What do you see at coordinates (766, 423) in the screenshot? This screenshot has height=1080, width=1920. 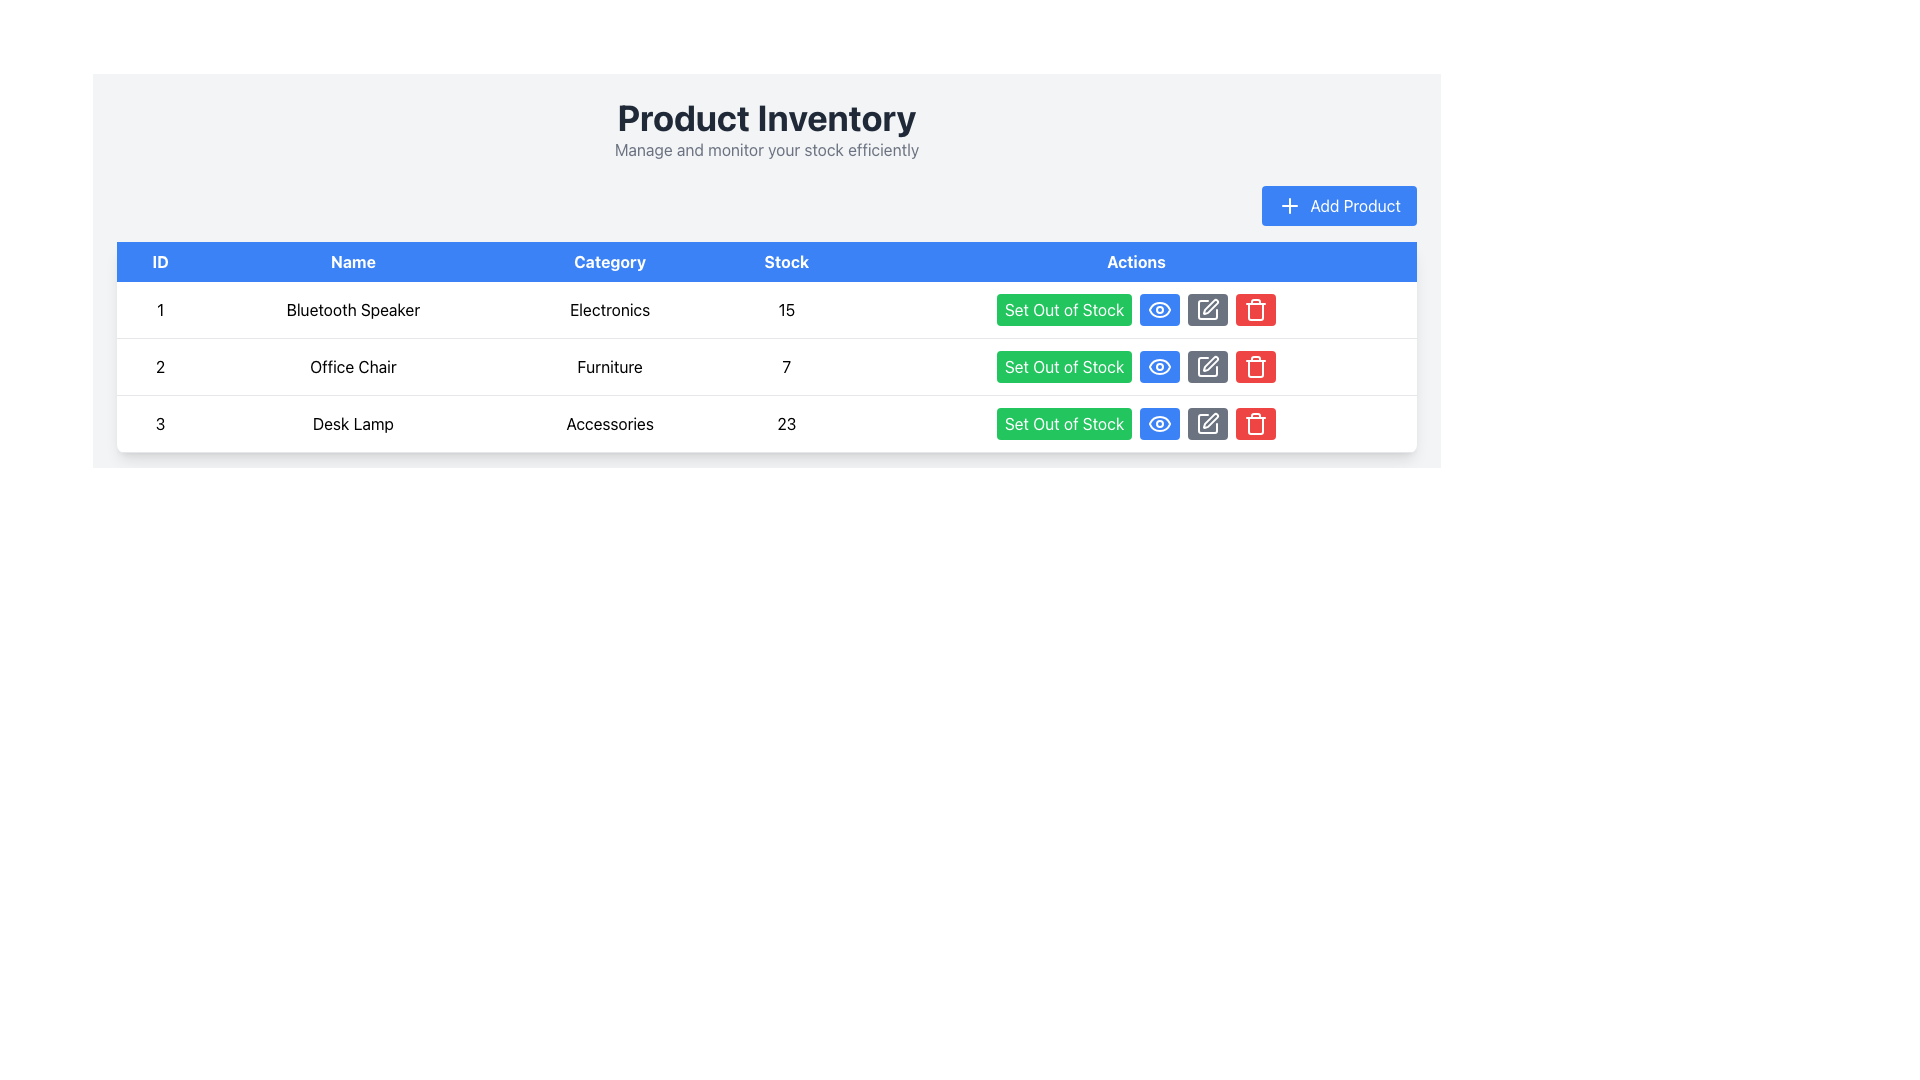 I see `the third row of the product inventory table` at bounding box center [766, 423].